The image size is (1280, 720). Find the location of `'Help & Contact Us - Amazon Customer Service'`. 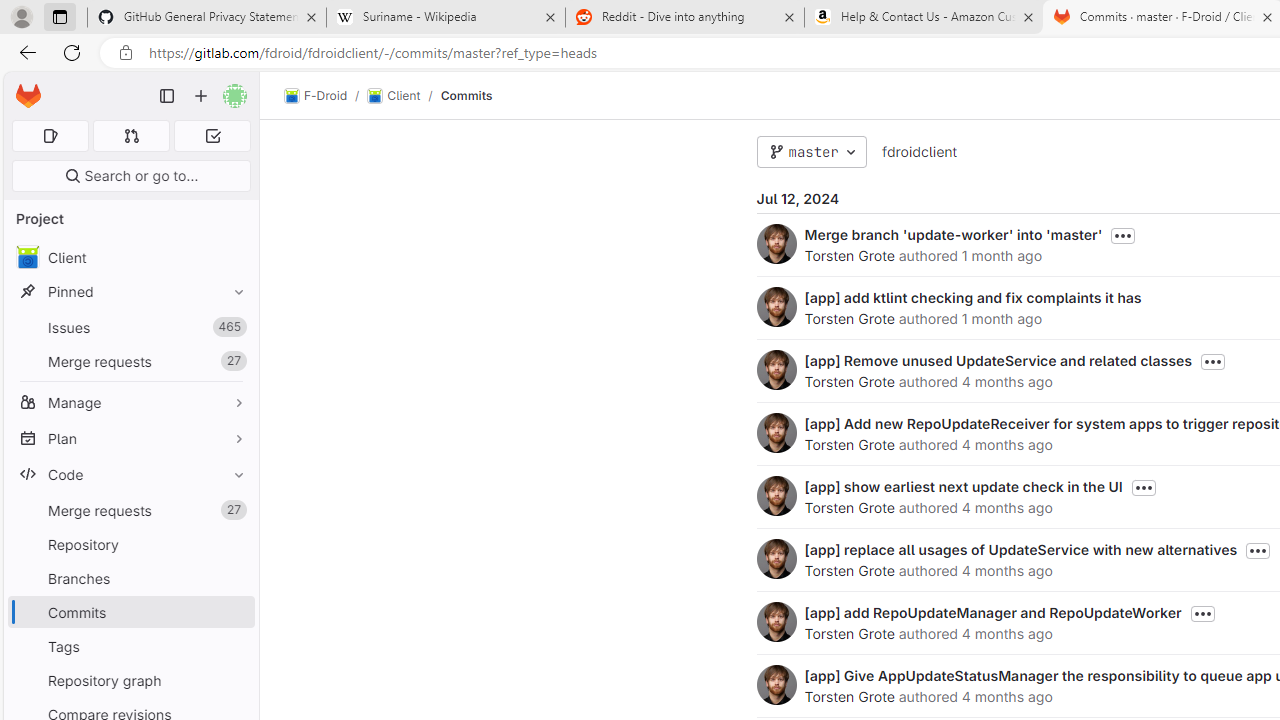

'Help & Contact Us - Amazon Customer Service' is located at coordinates (923, 17).